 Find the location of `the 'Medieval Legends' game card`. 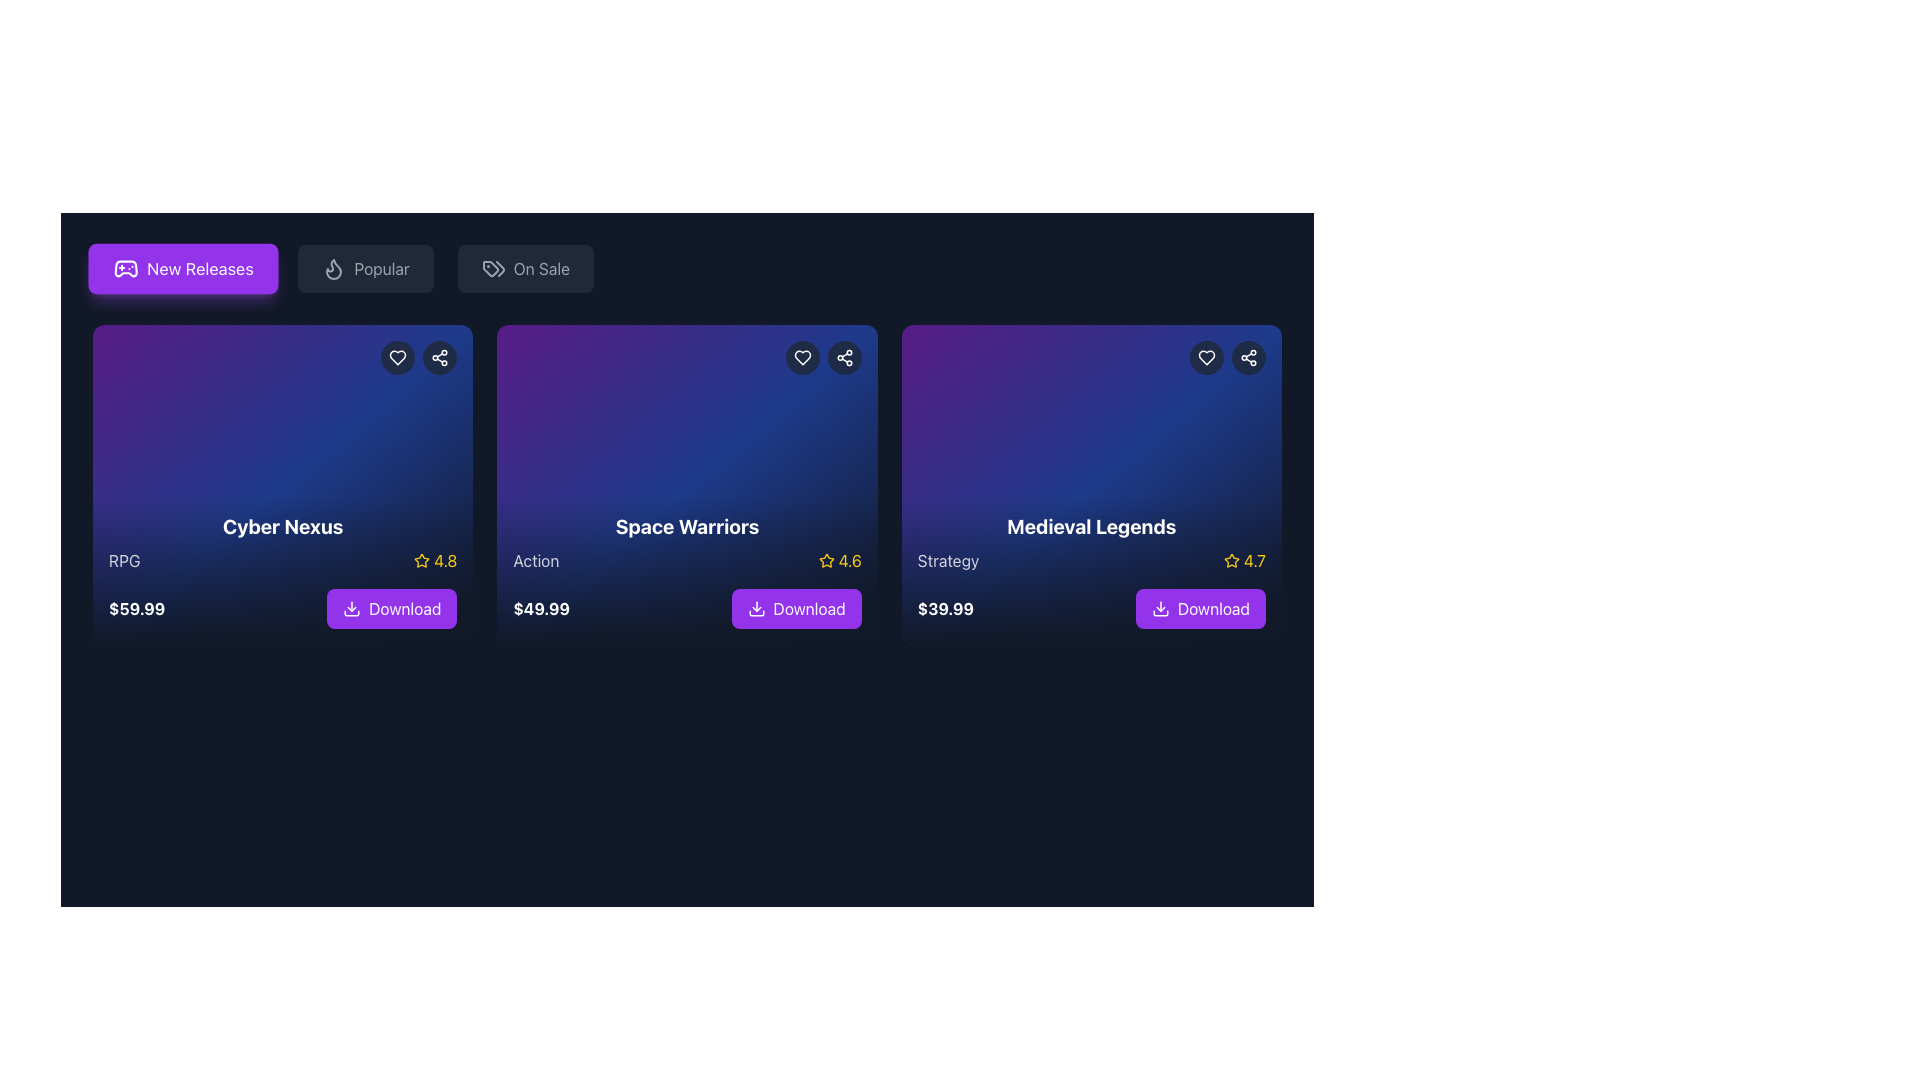

the 'Medieval Legends' game card is located at coordinates (1090, 485).